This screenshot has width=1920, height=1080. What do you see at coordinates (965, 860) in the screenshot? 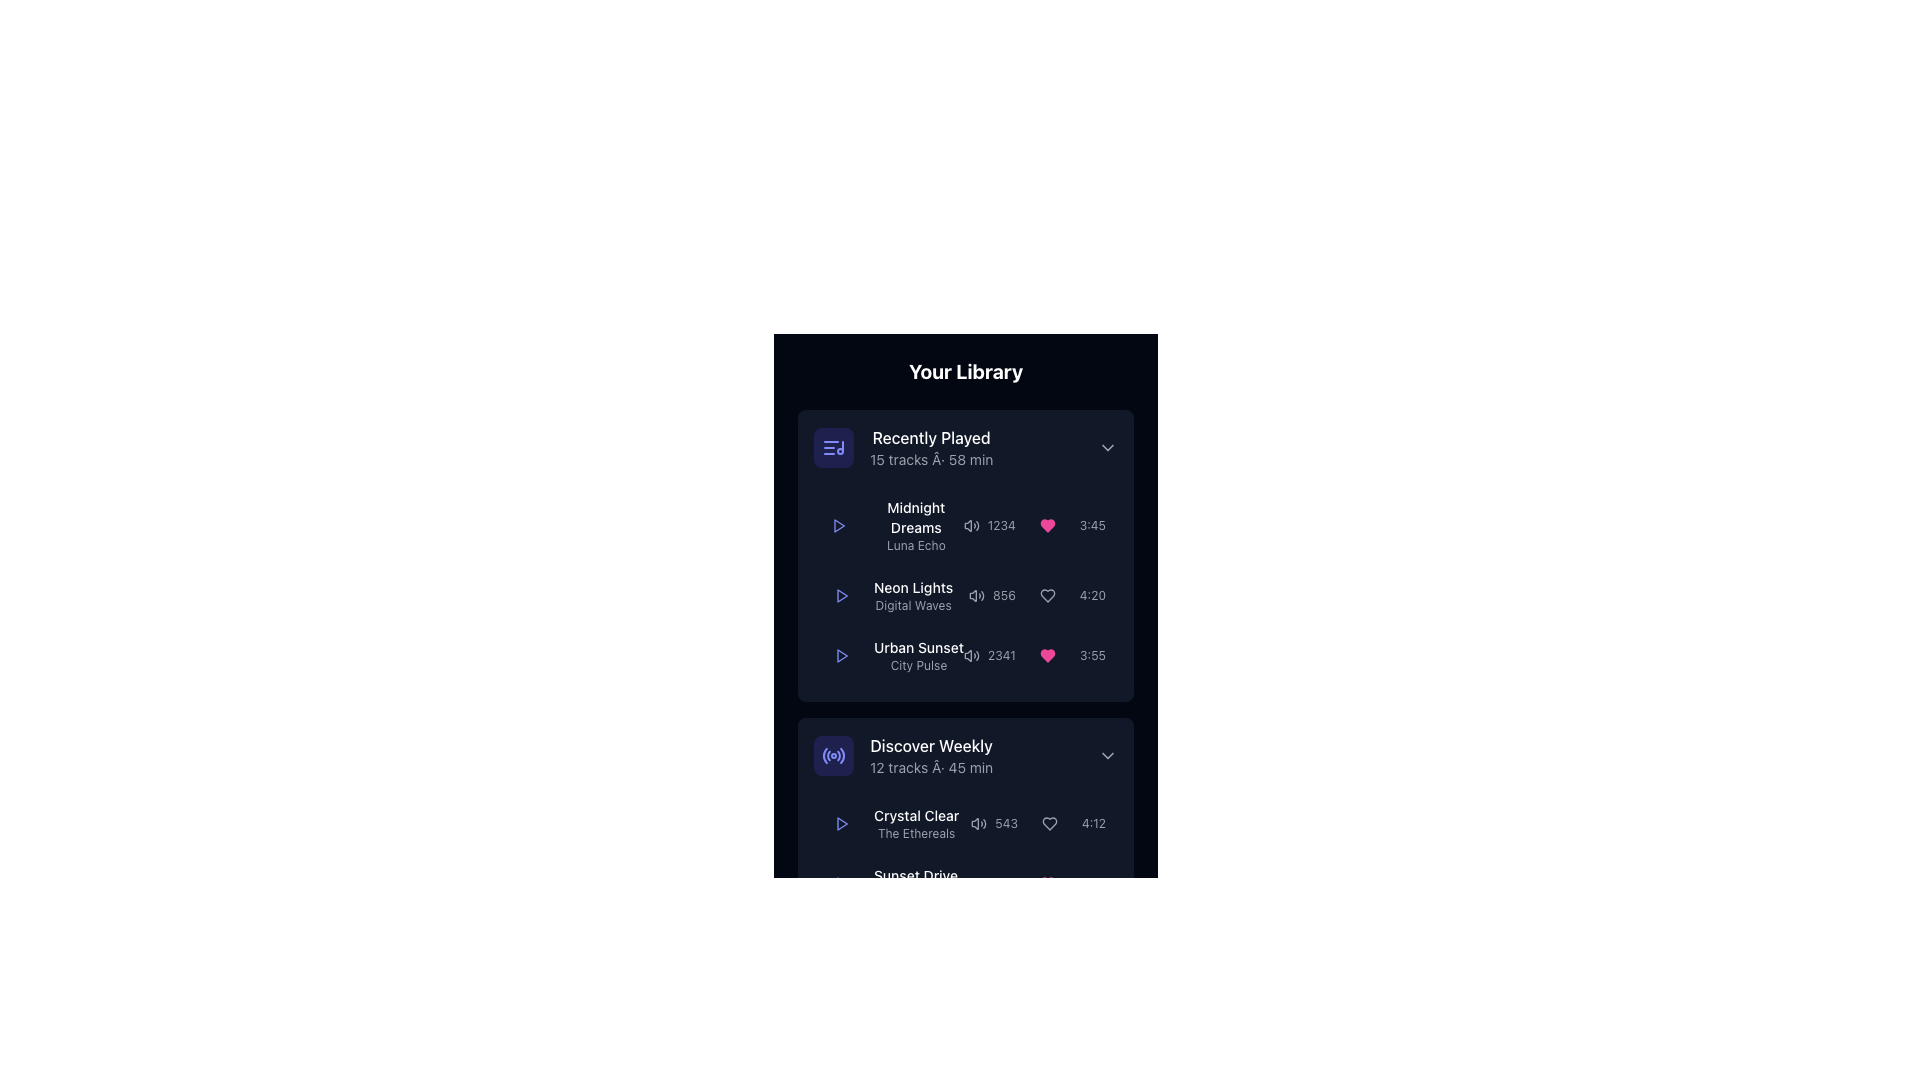
I see `the Playlist item titled 'Crystal Clear' with the play button` at bounding box center [965, 860].